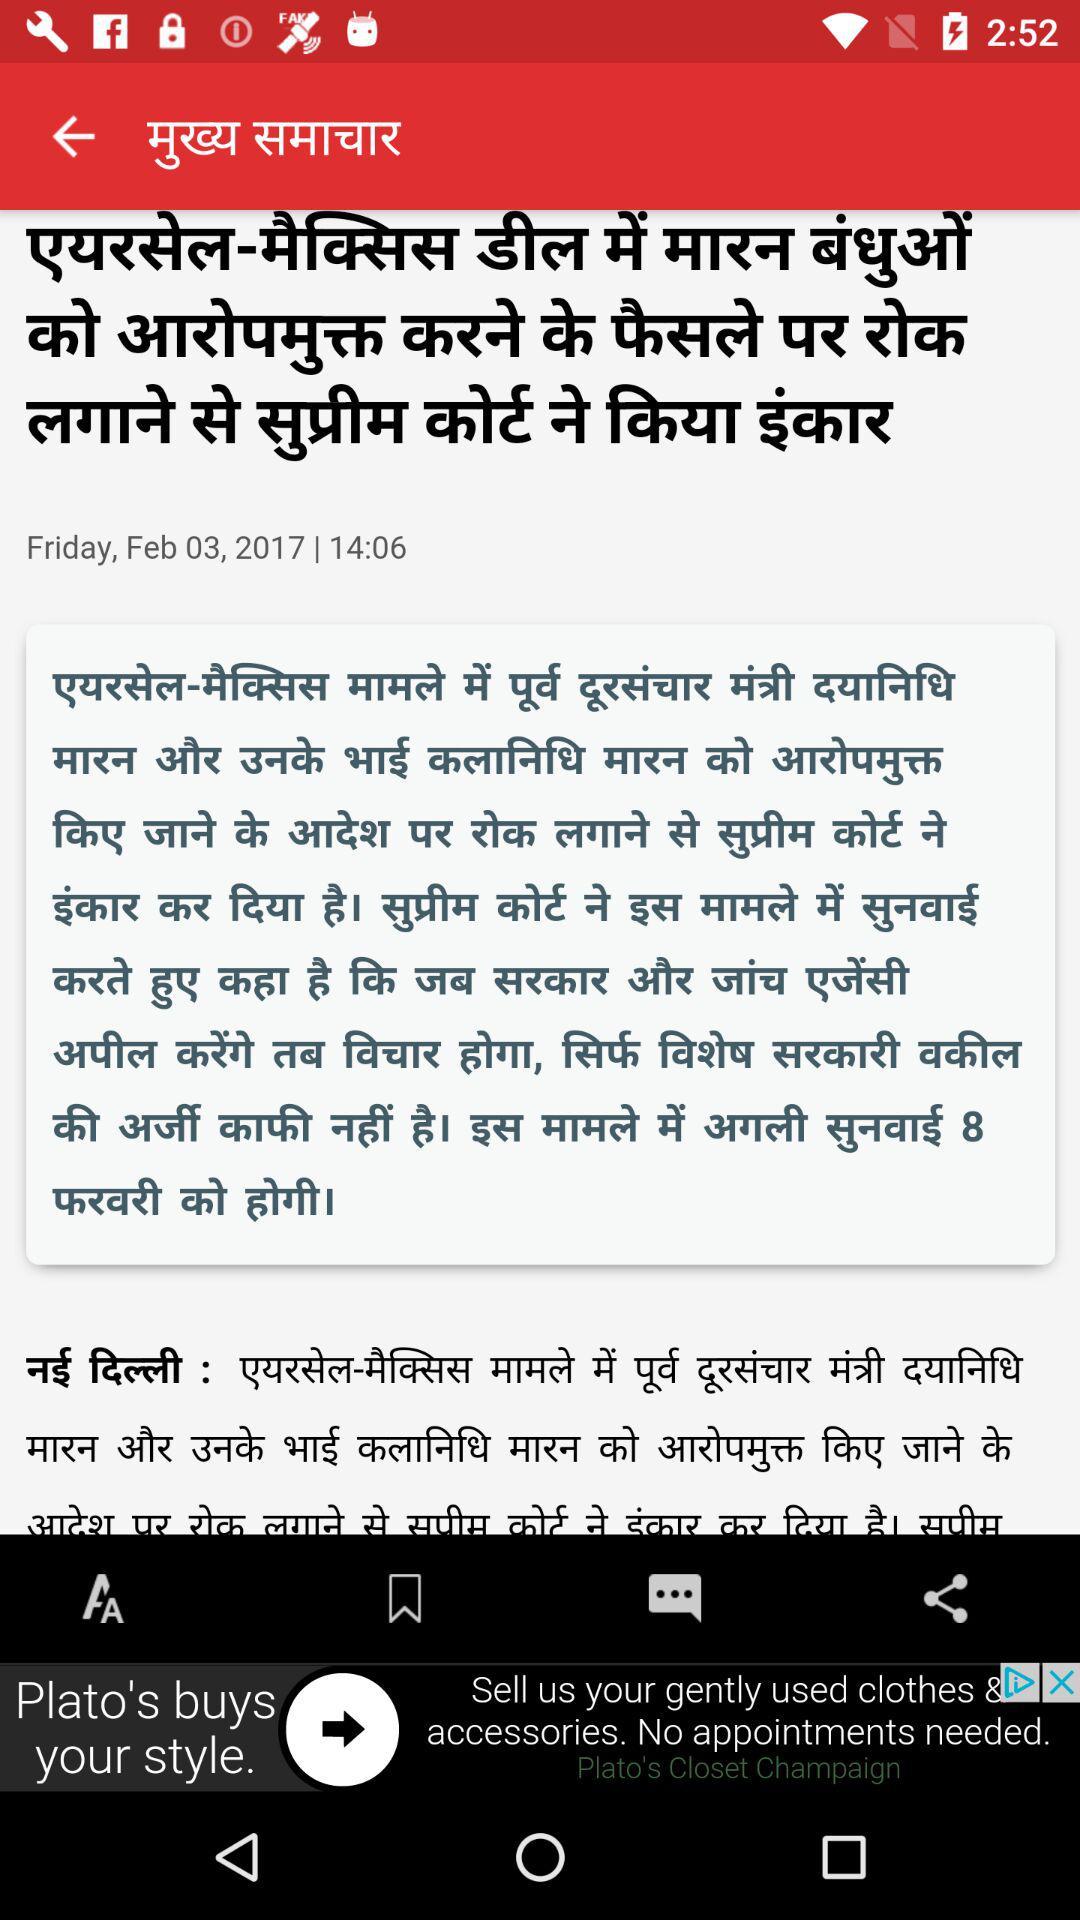 The width and height of the screenshot is (1080, 1920). I want to click on the font icon, so click(102, 1597).